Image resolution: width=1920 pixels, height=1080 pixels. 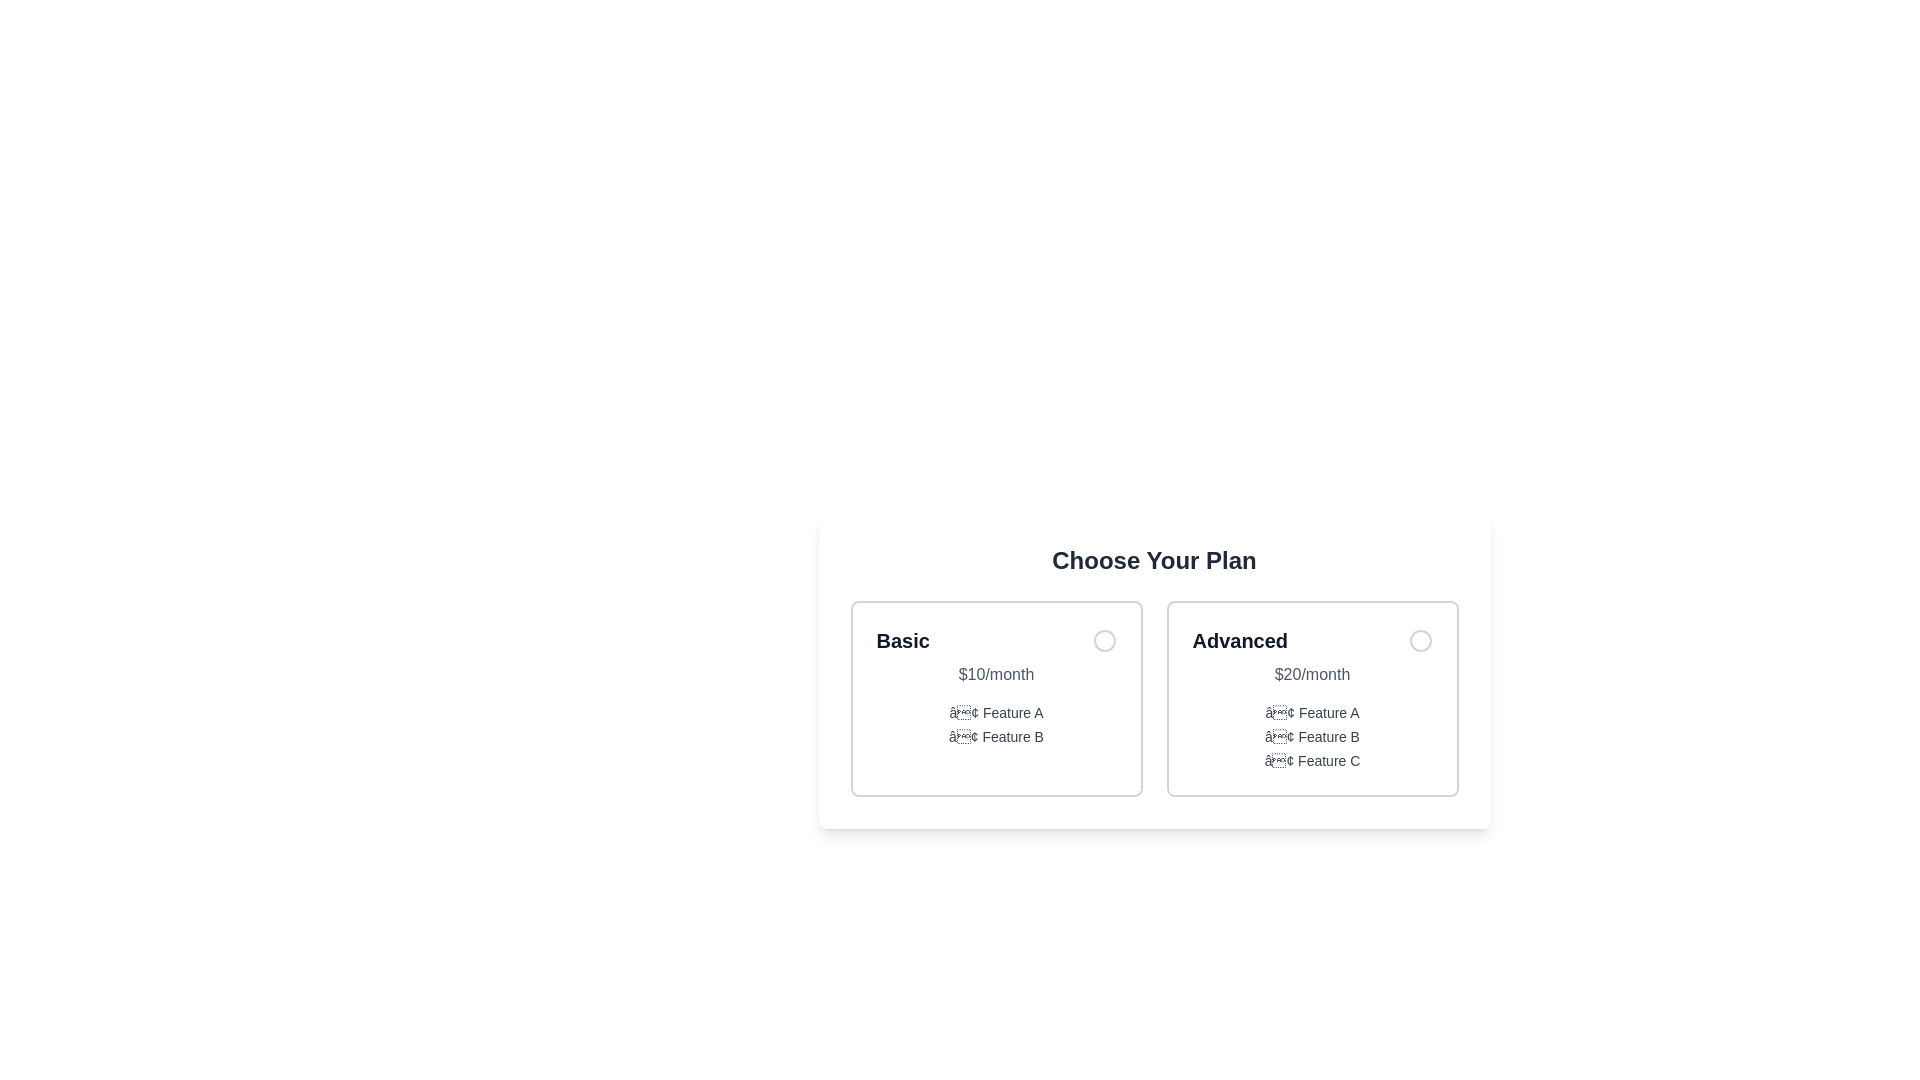 What do you see at coordinates (1103, 640) in the screenshot?
I see `the circular light gray radio button located to the far right of the text 'Basic'` at bounding box center [1103, 640].